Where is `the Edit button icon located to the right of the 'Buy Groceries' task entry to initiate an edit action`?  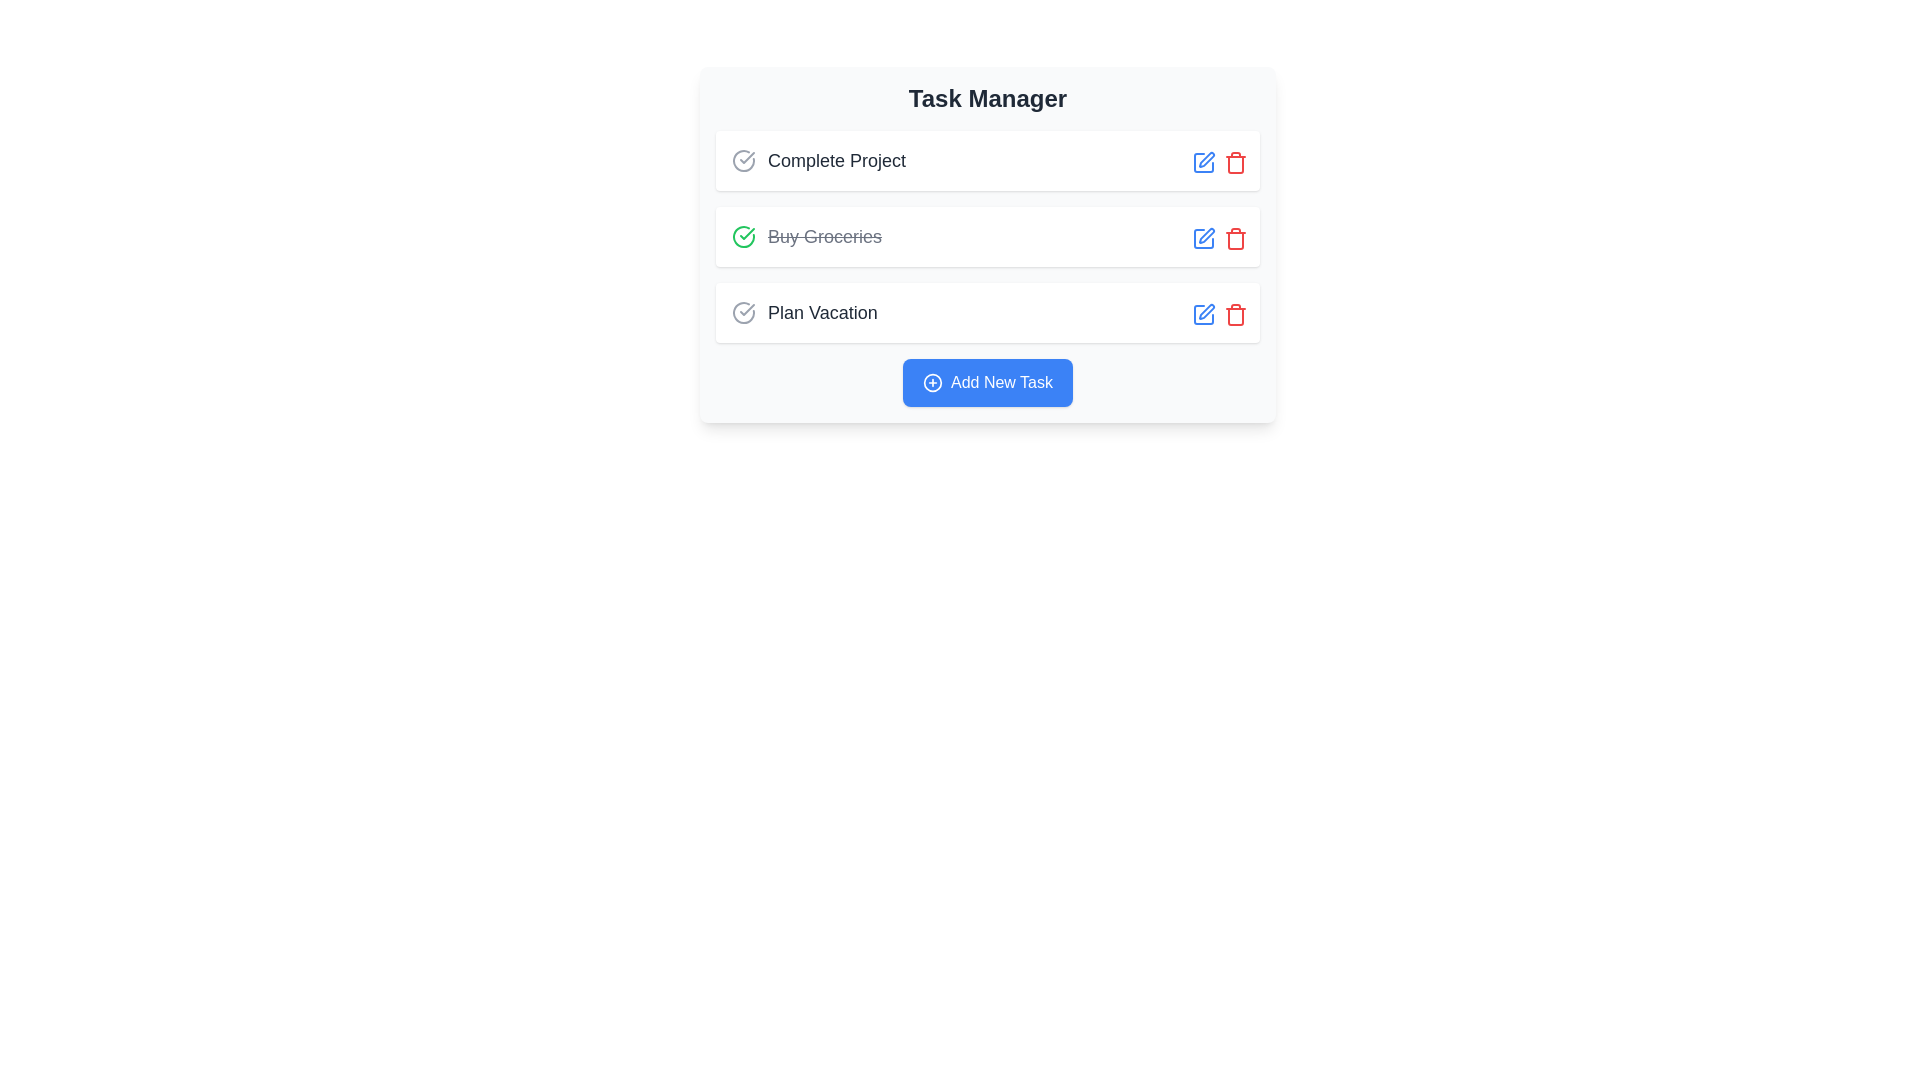 the Edit button icon located to the right of the 'Buy Groceries' task entry to initiate an edit action is located at coordinates (1200, 235).